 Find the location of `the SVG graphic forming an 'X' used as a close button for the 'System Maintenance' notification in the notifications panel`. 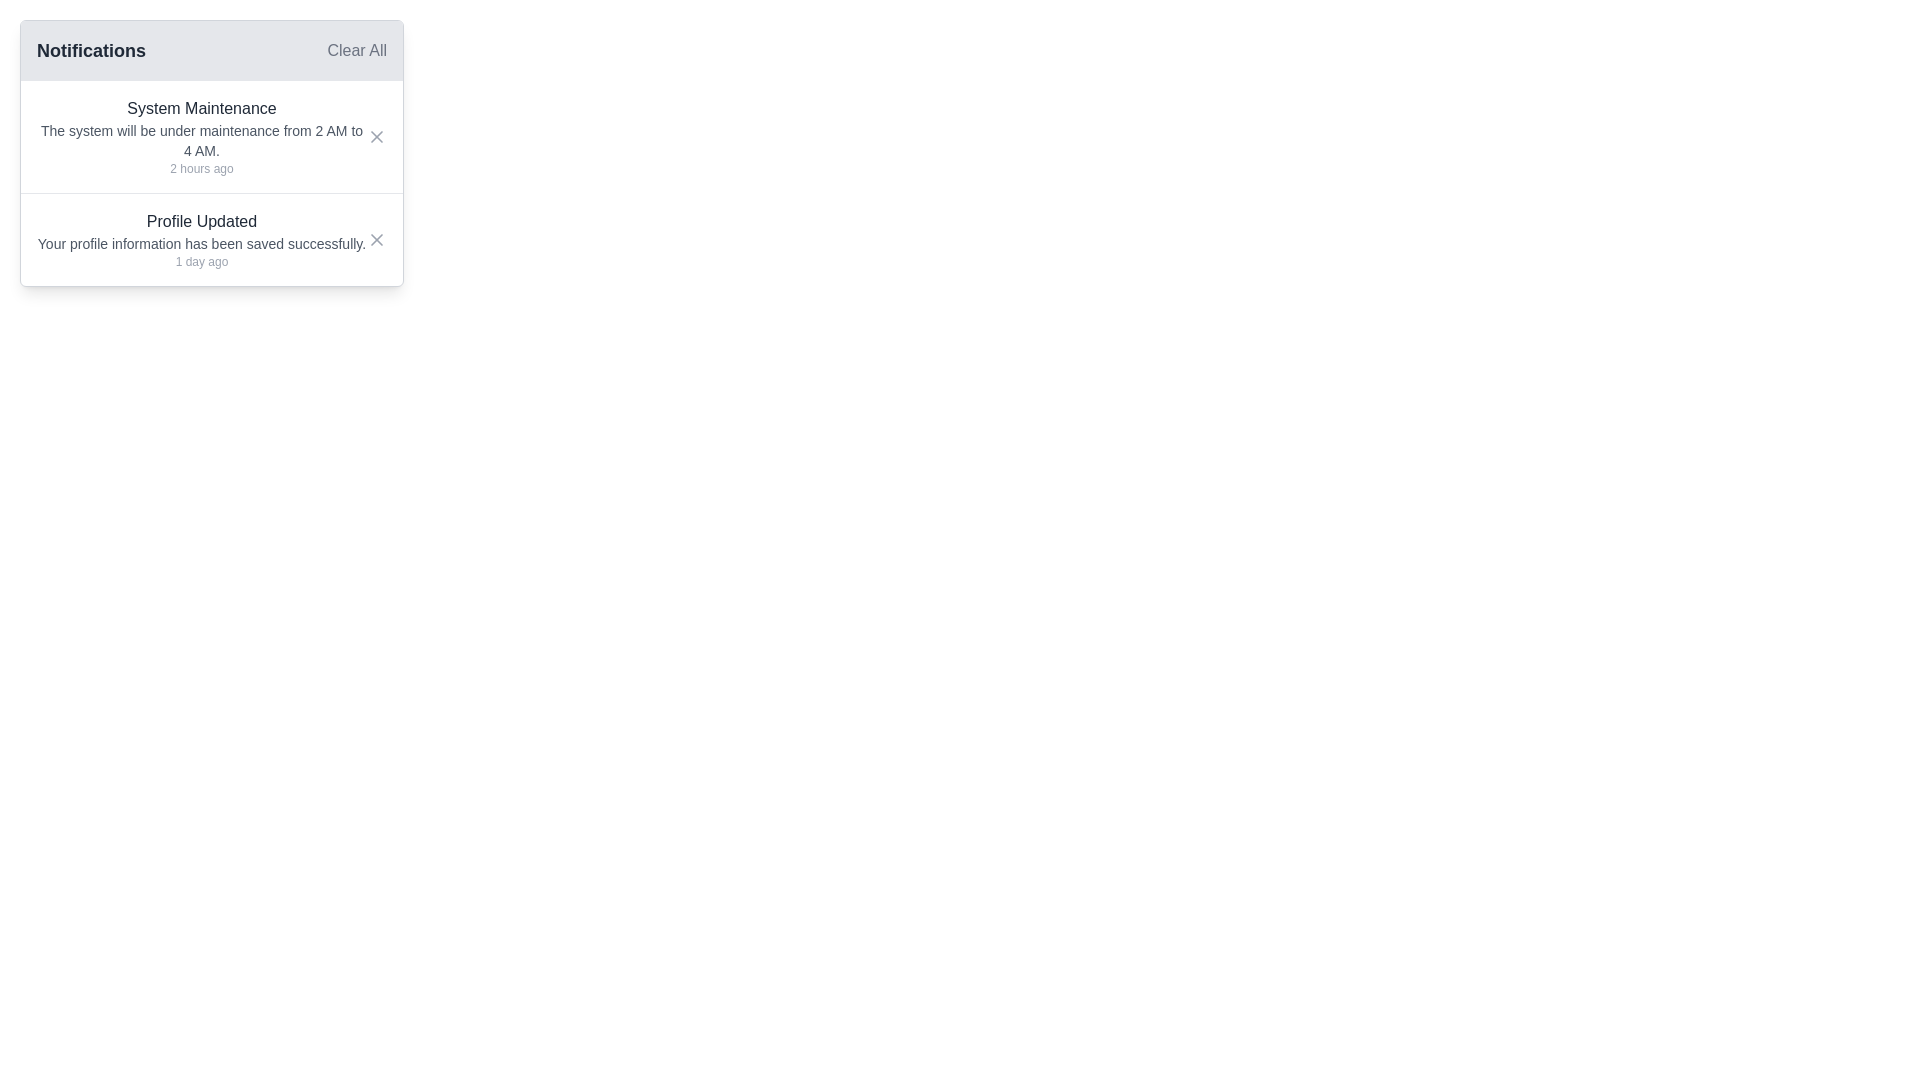

the SVG graphic forming an 'X' used as a close button for the 'System Maintenance' notification in the notifications panel is located at coordinates (377, 136).